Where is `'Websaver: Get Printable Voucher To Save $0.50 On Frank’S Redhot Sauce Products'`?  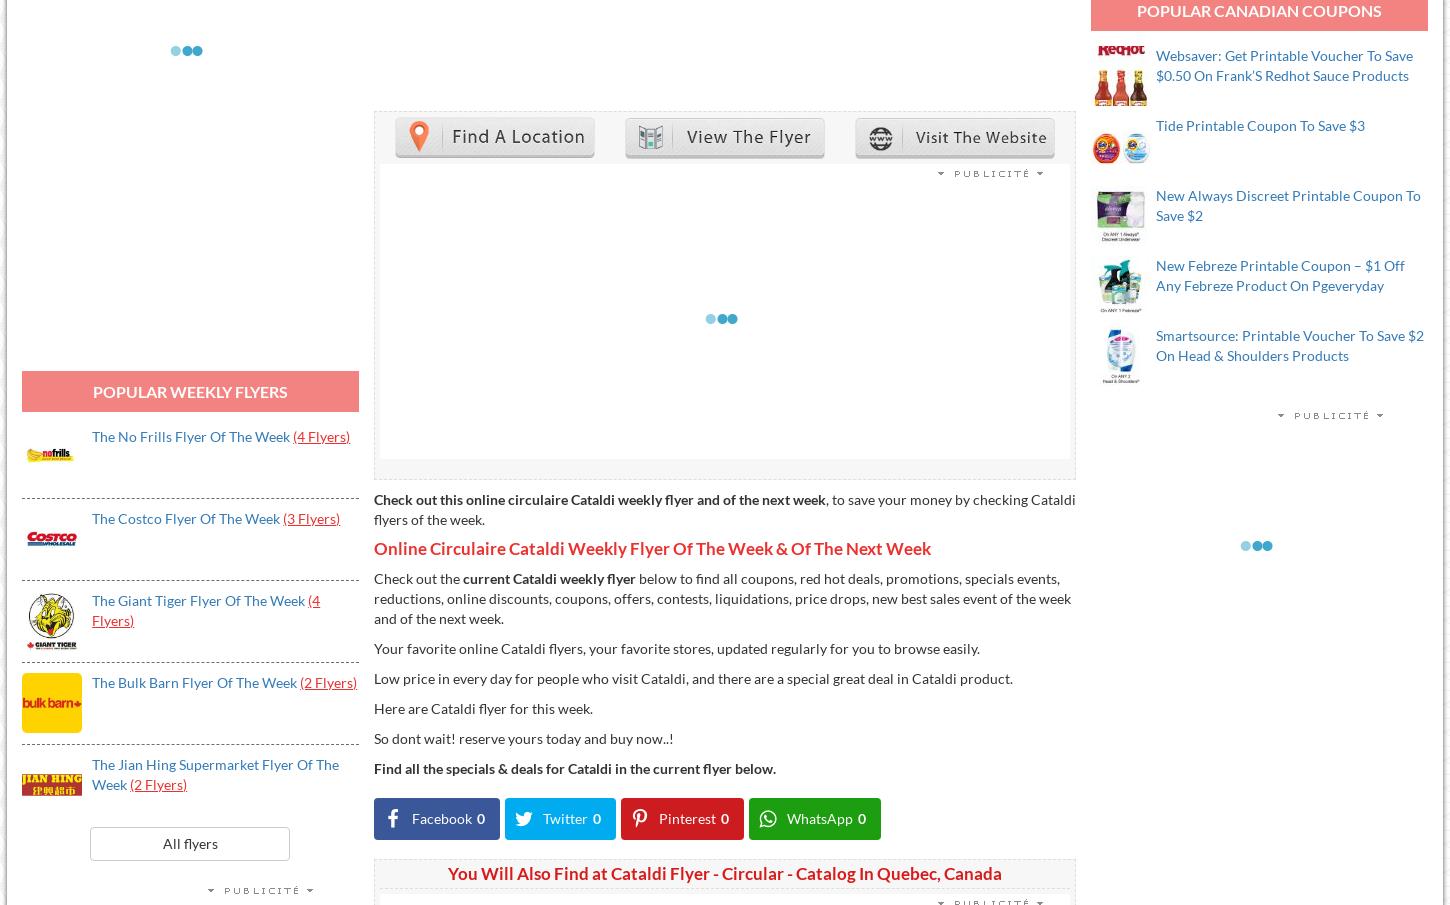 'Websaver: Get Printable Voucher To Save $0.50 On Frank’S Redhot Sauce Products' is located at coordinates (1284, 65).